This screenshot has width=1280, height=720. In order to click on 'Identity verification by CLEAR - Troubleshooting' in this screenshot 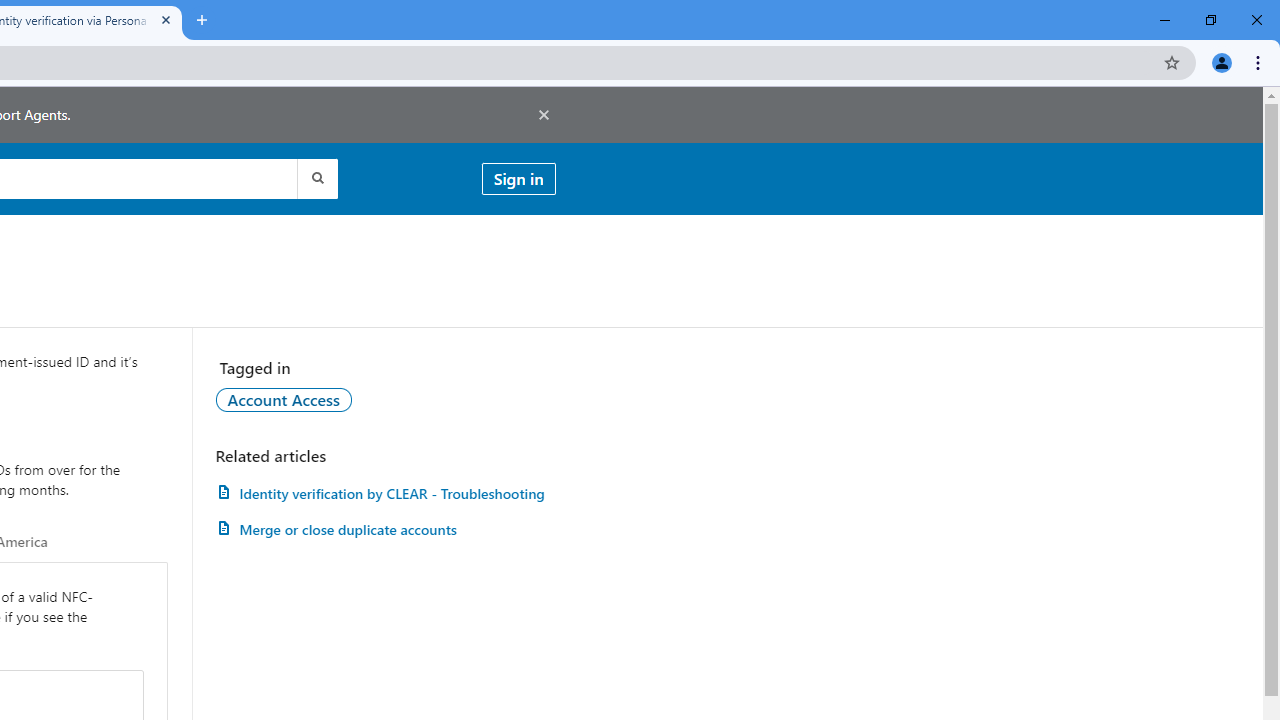, I will do `click(385, 493)`.